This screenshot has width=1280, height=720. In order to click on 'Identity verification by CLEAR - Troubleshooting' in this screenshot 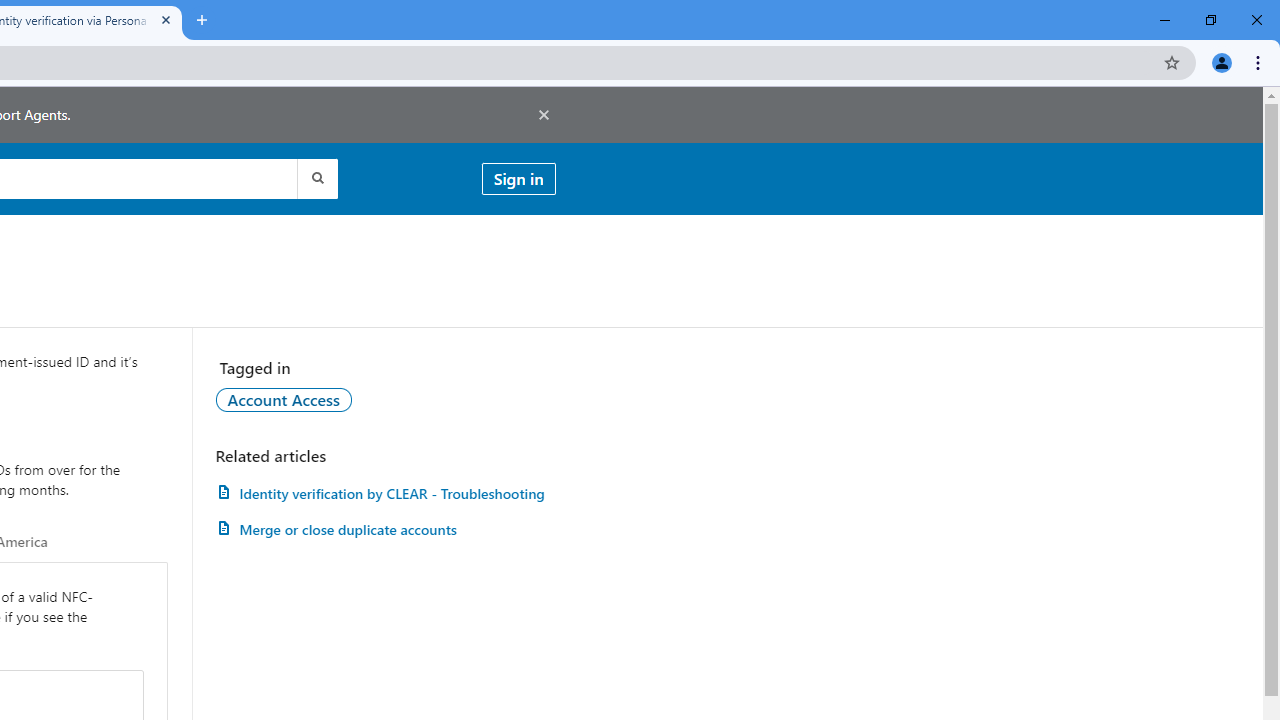, I will do `click(385, 493)`.